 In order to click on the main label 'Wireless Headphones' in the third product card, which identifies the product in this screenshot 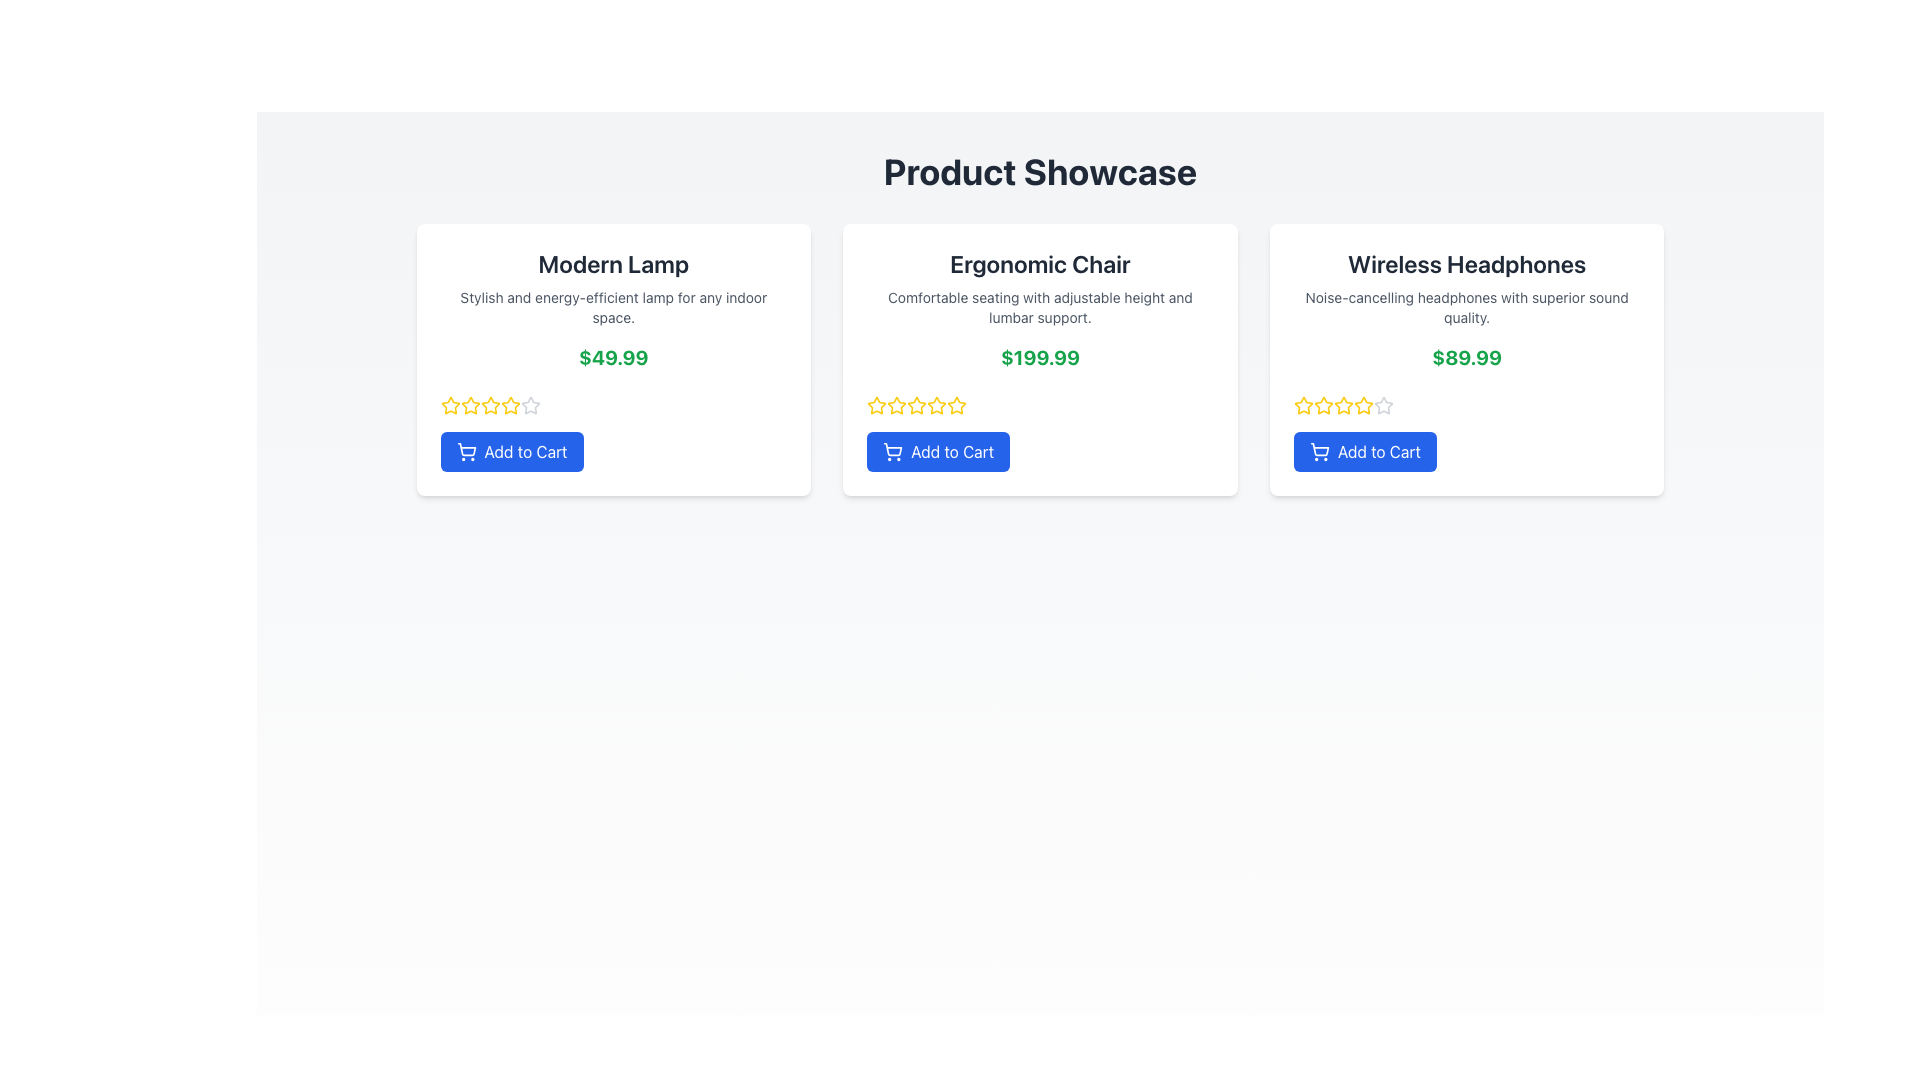, I will do `click(1467, 262)`.